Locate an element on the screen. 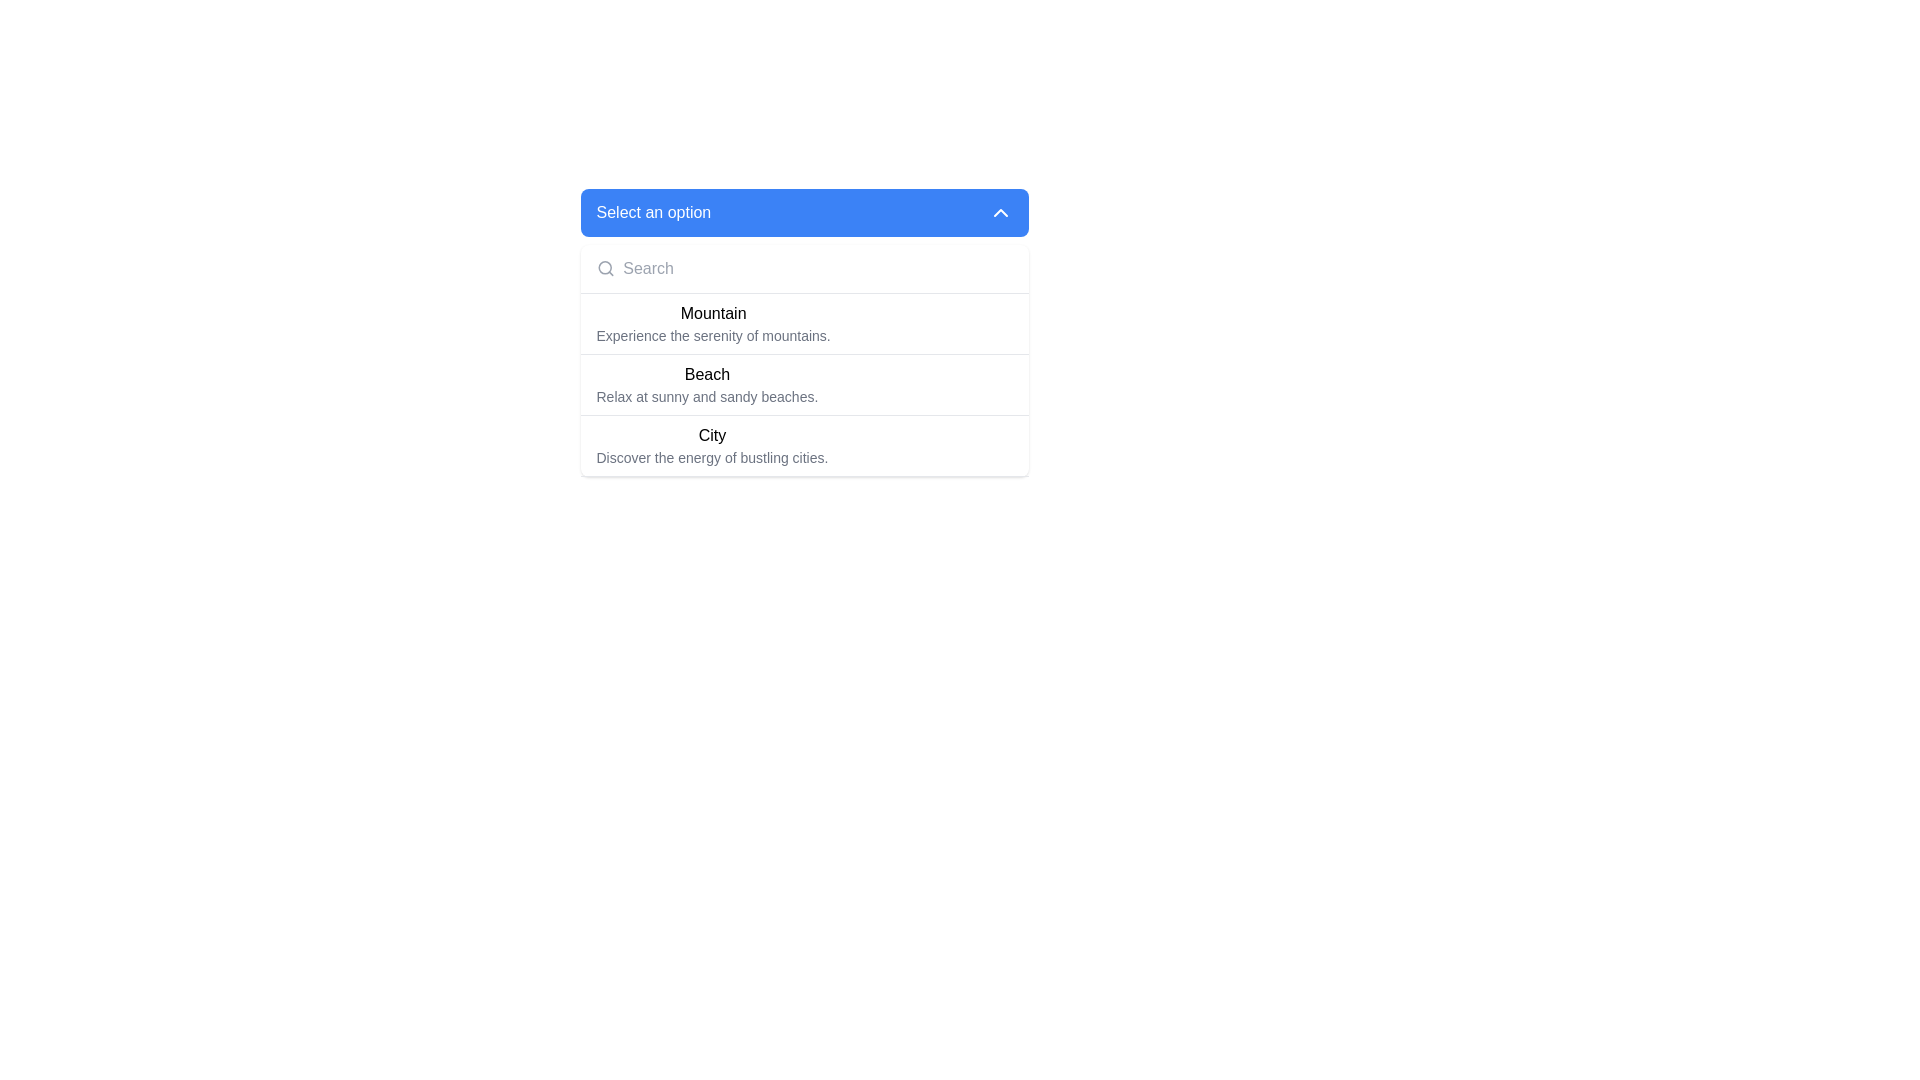 The height and width of the screenshot is (1080, 1920). the Text Label indicating beach-related information located in the dropdown menu under the header 'Select an option' is located at coordinates (707, 374).